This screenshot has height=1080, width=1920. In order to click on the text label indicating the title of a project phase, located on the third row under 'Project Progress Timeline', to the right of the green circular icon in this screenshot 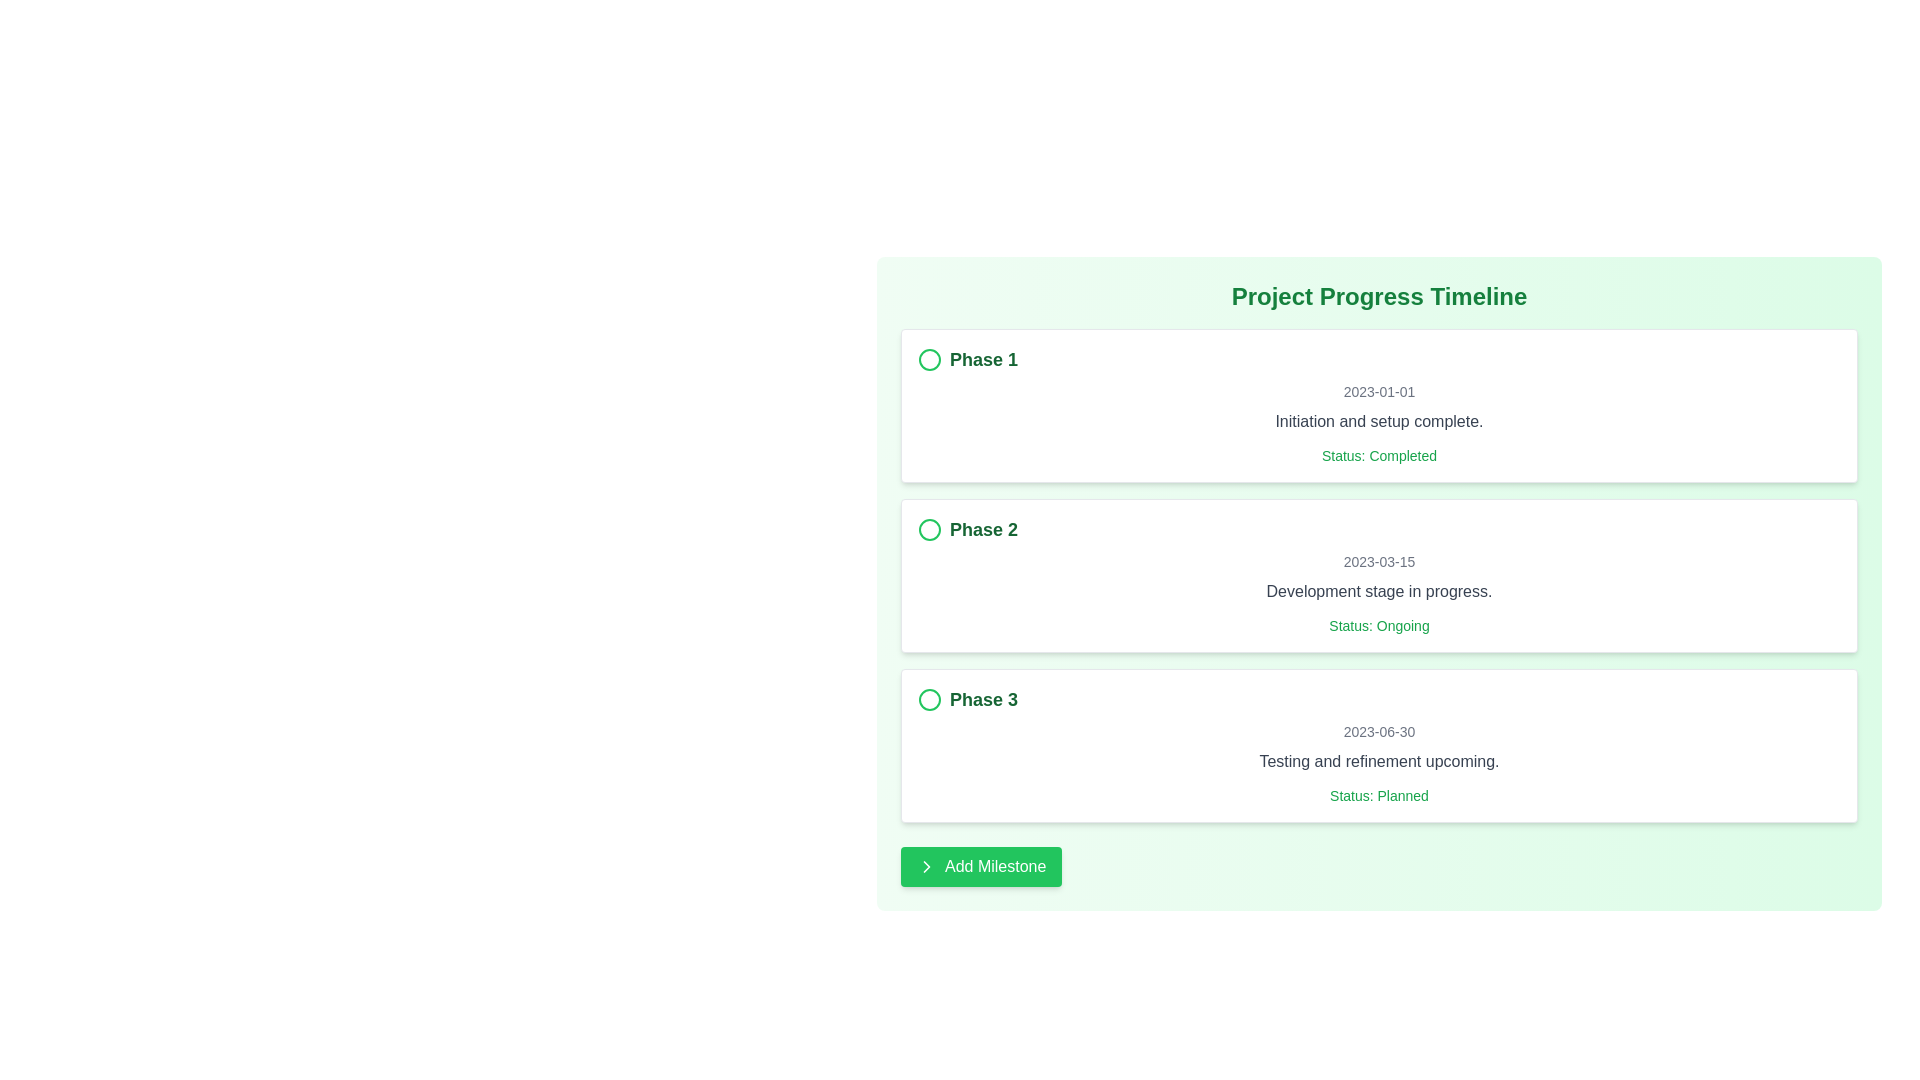, I will do `click(983, 698)`.